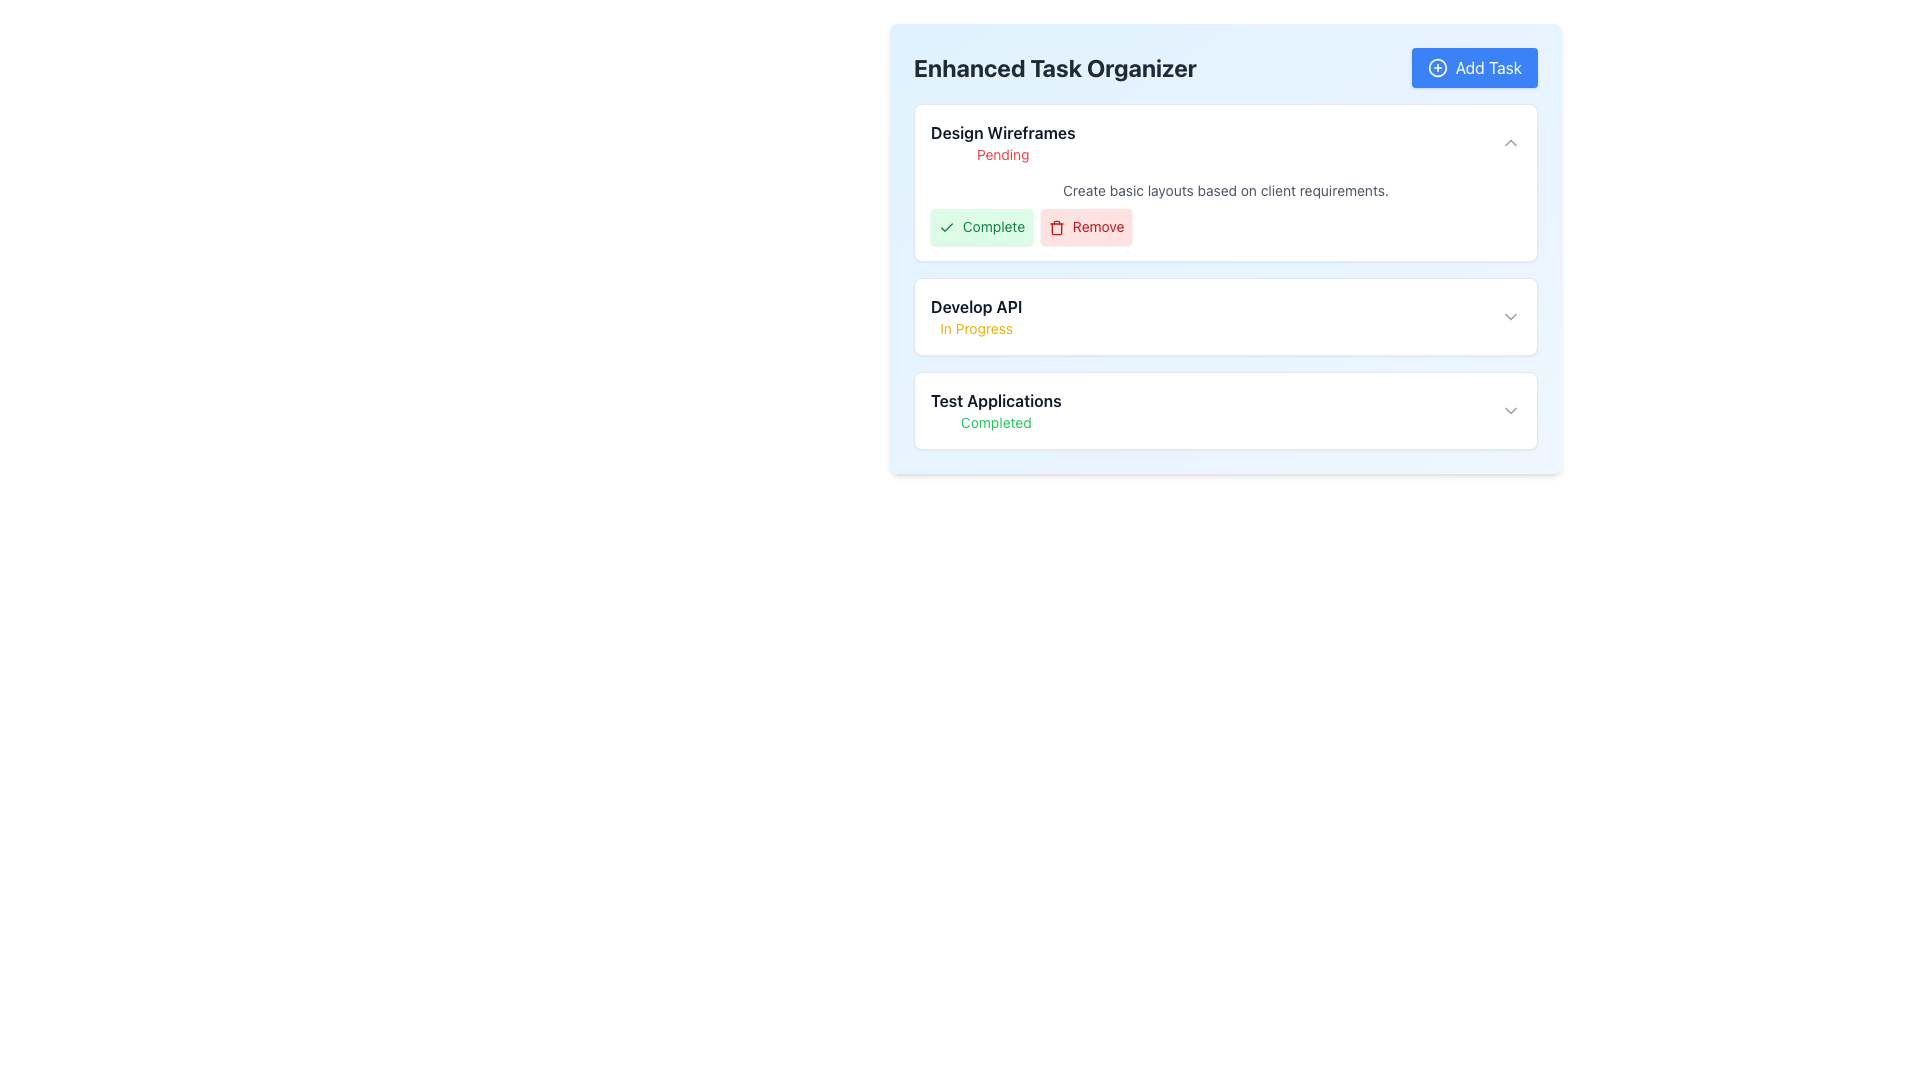  I want to click on the Text Label that serves as the title of the first task card in the 'Enhanced Task Organizer' section, located above the 'Pending' element, so click(1003, 132).